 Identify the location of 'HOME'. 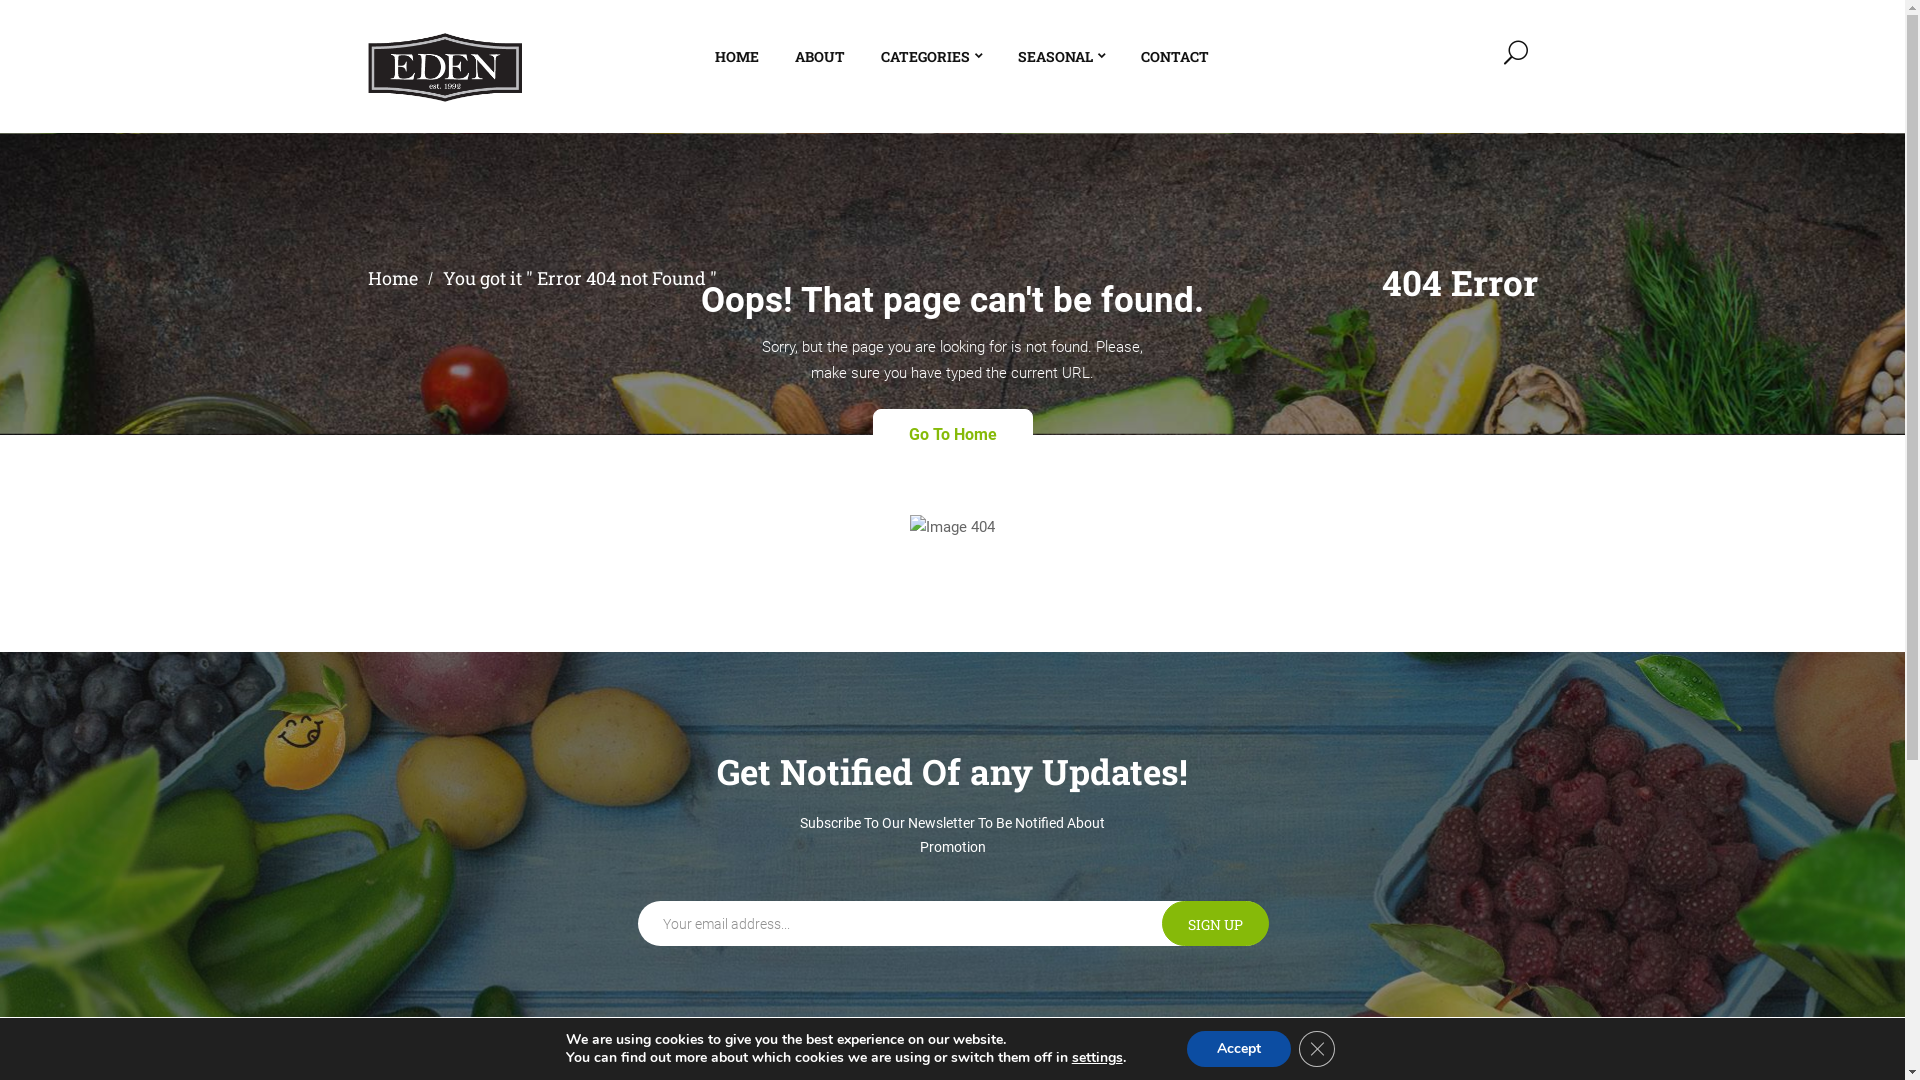
(734, 56).